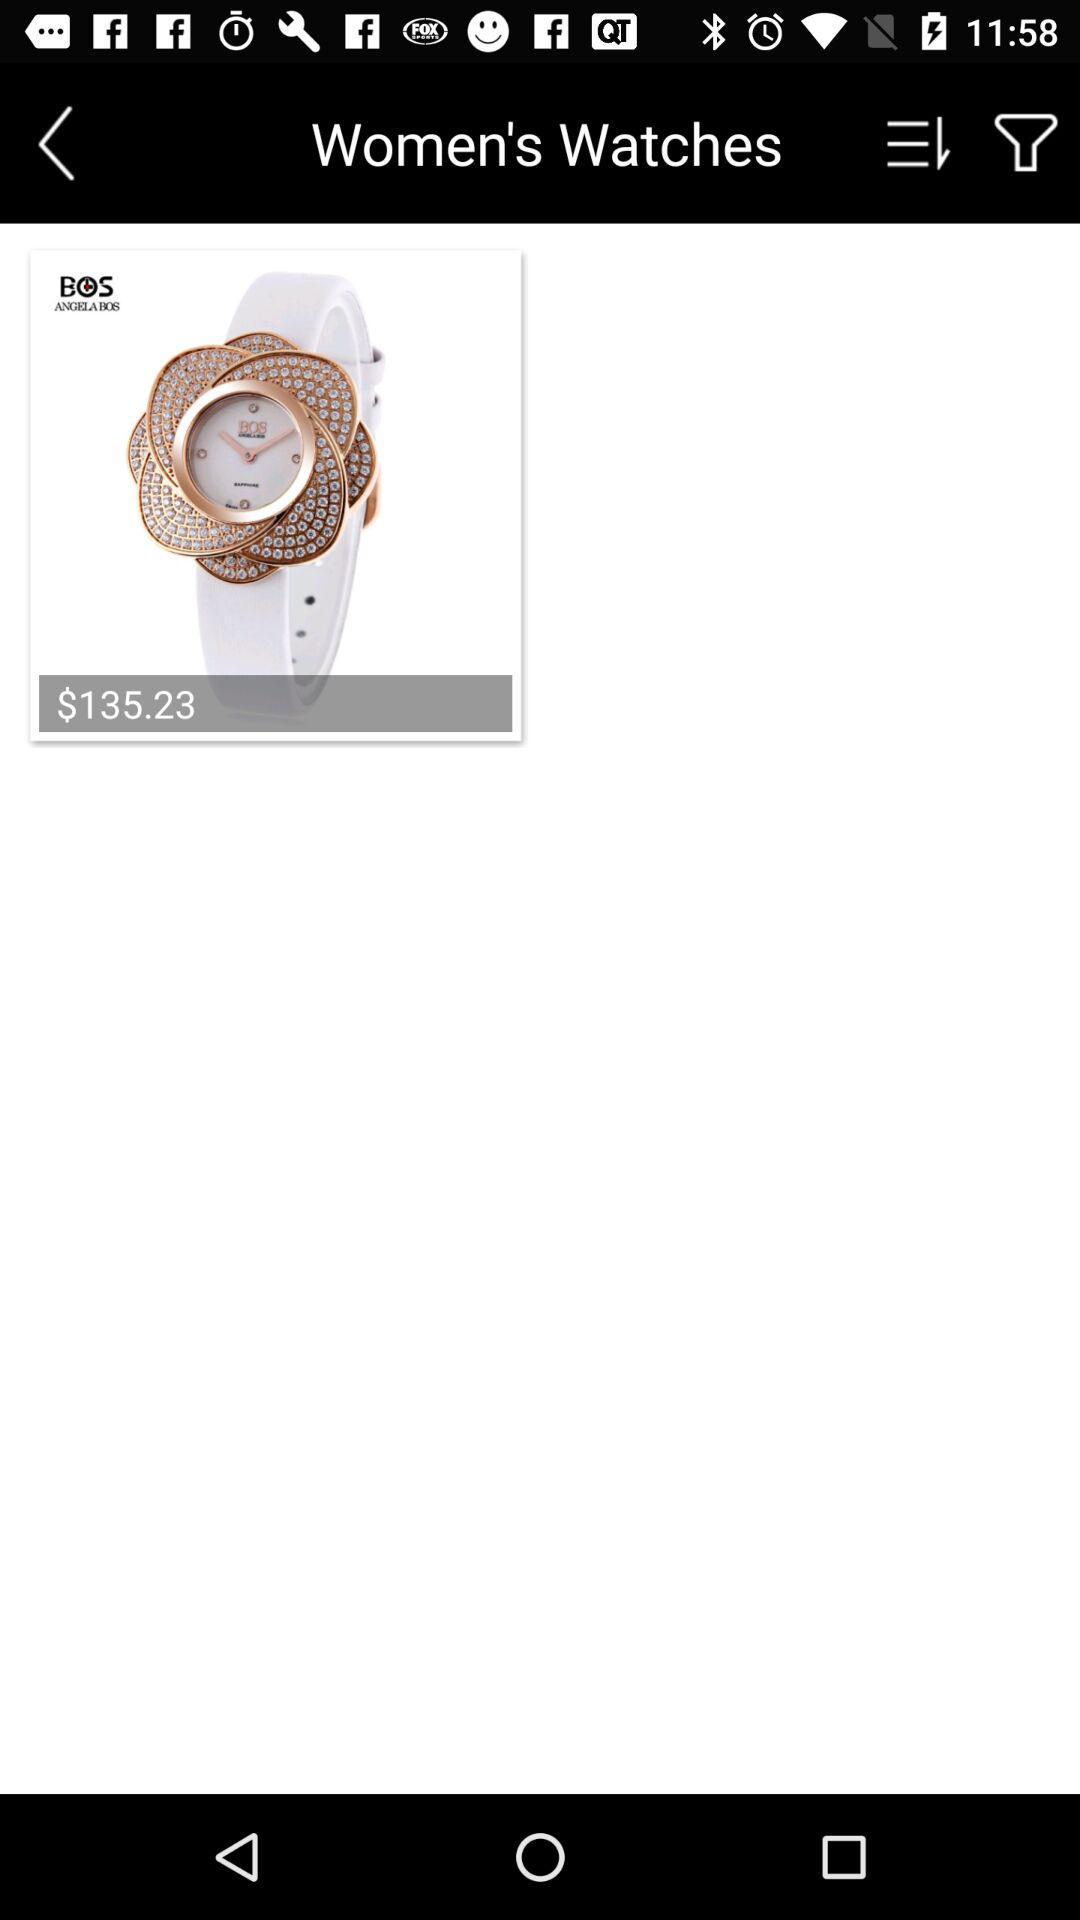 The image size is (1080, 1920). I want to click on previous, so click(55, 142).